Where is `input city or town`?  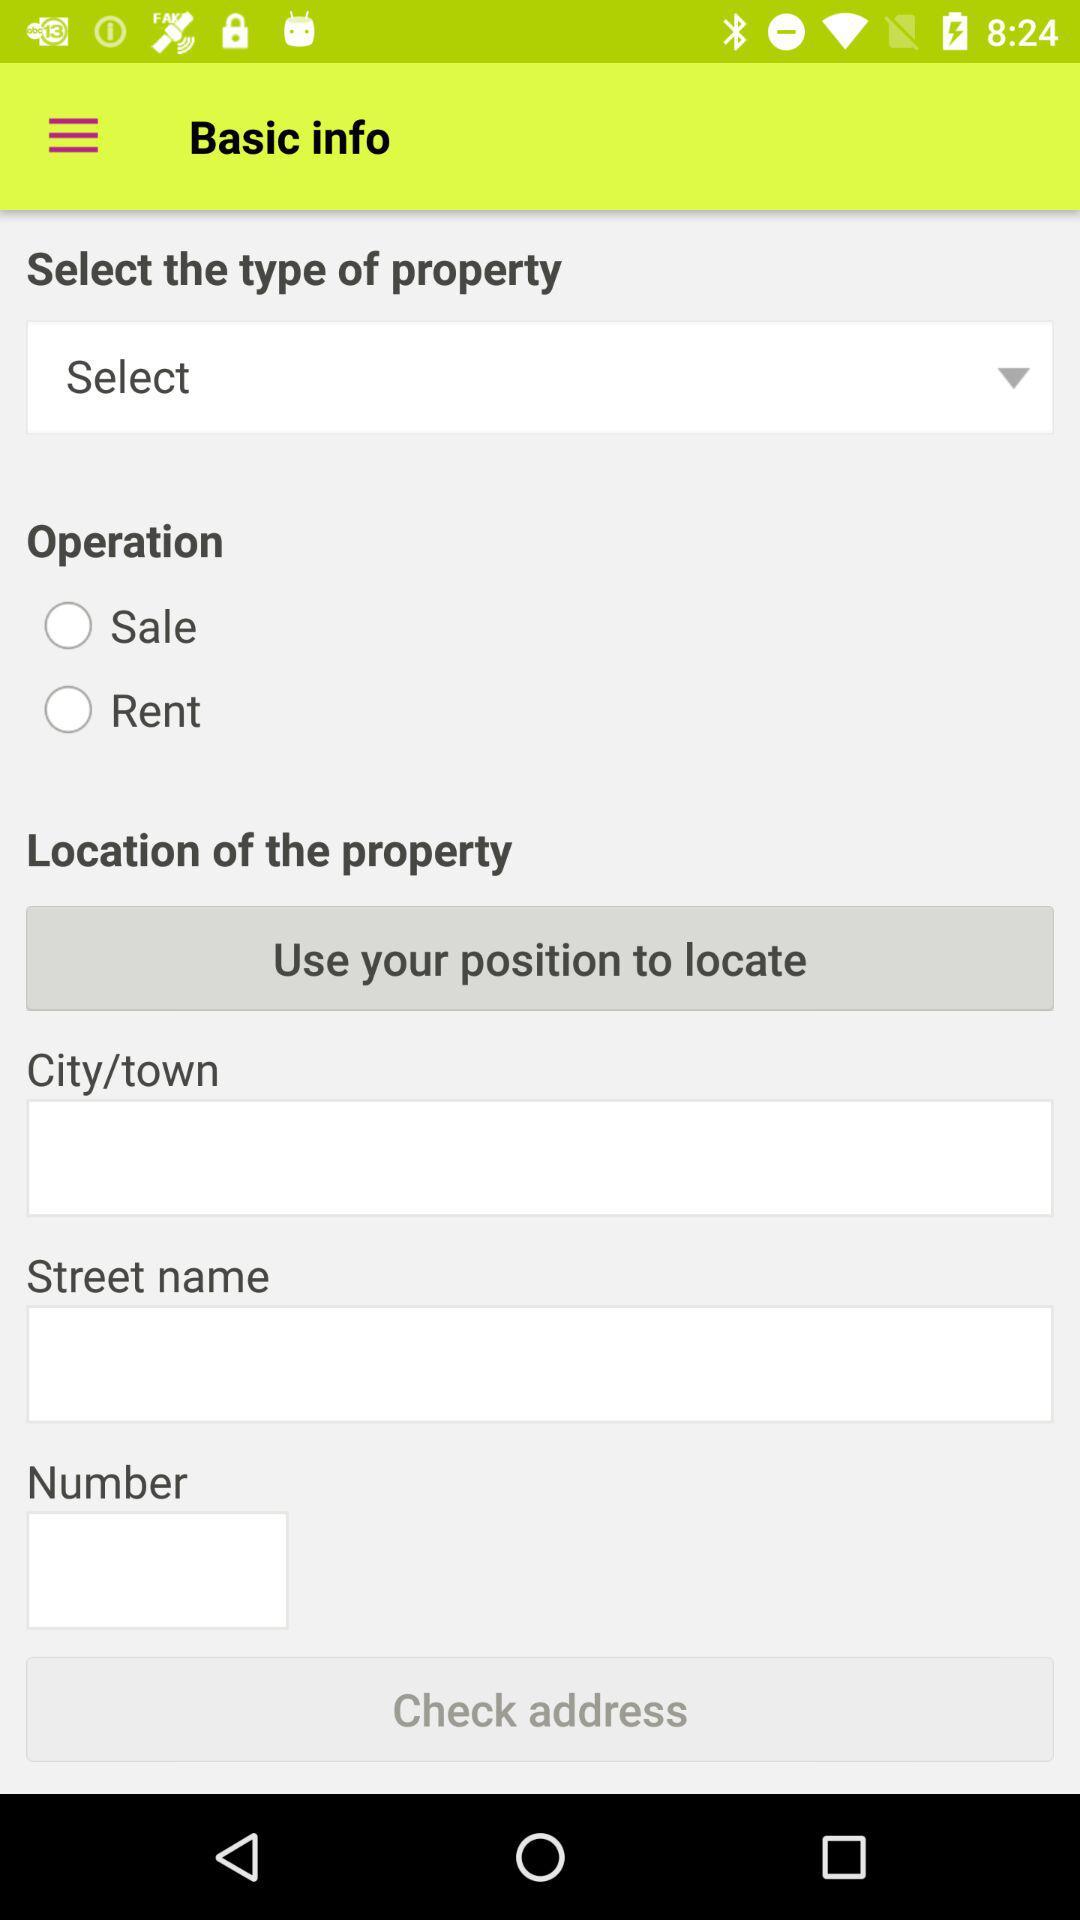
input city or town is located at coordinates (540, 1157).